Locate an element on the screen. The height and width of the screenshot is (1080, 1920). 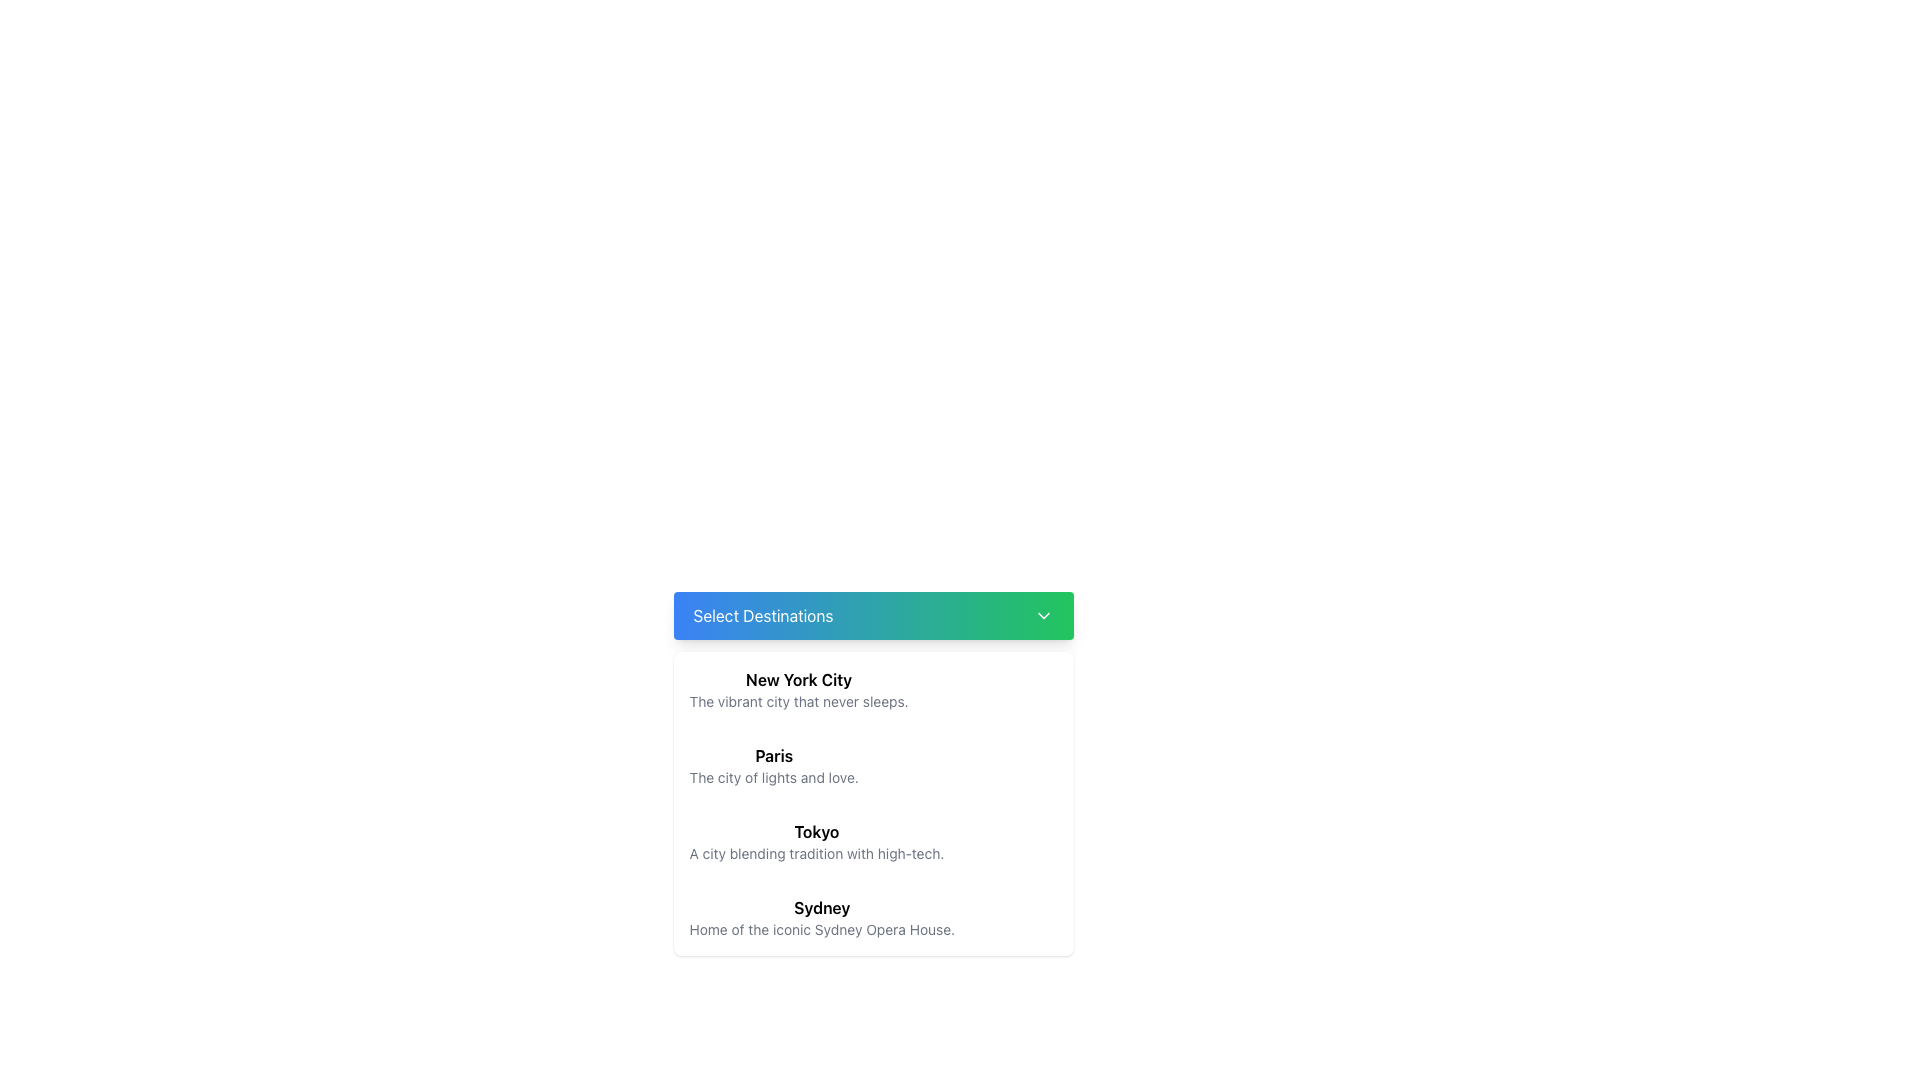
the list item describing the city of Sydney in the dropdown menu is located at coordinates (822, 918).